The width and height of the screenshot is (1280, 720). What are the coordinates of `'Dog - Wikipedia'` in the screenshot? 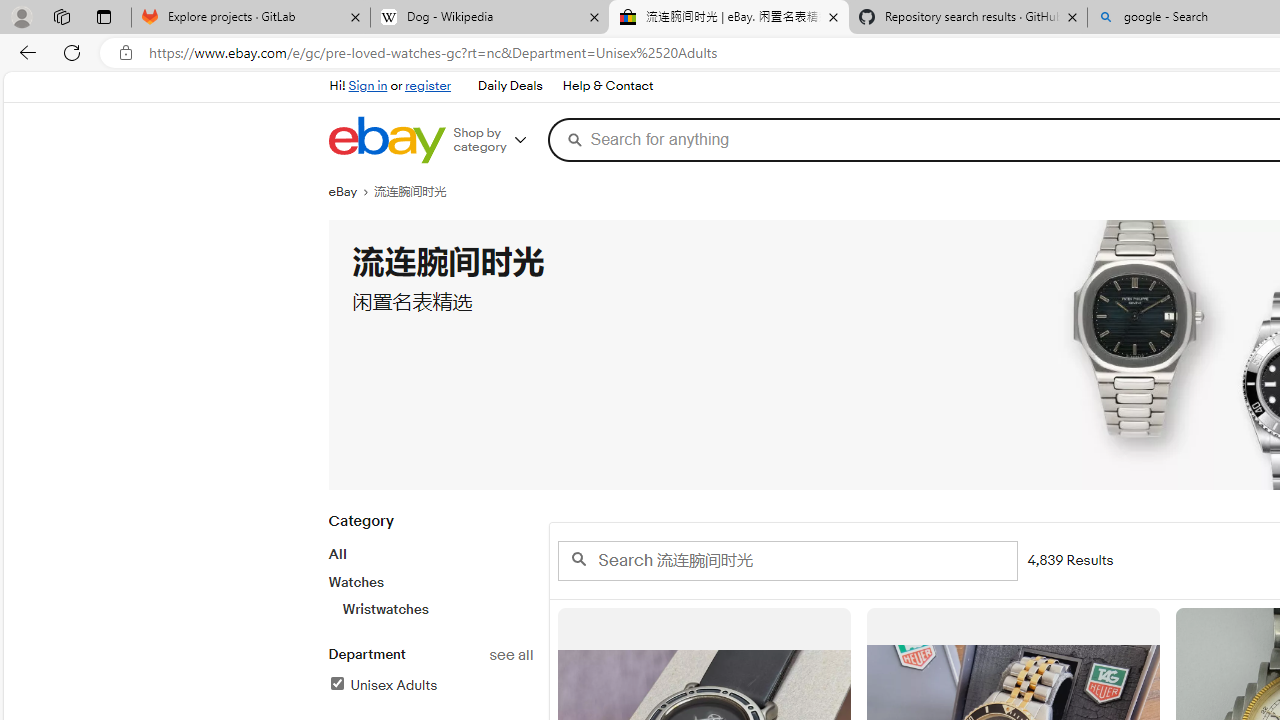 It's located at (490, 17).